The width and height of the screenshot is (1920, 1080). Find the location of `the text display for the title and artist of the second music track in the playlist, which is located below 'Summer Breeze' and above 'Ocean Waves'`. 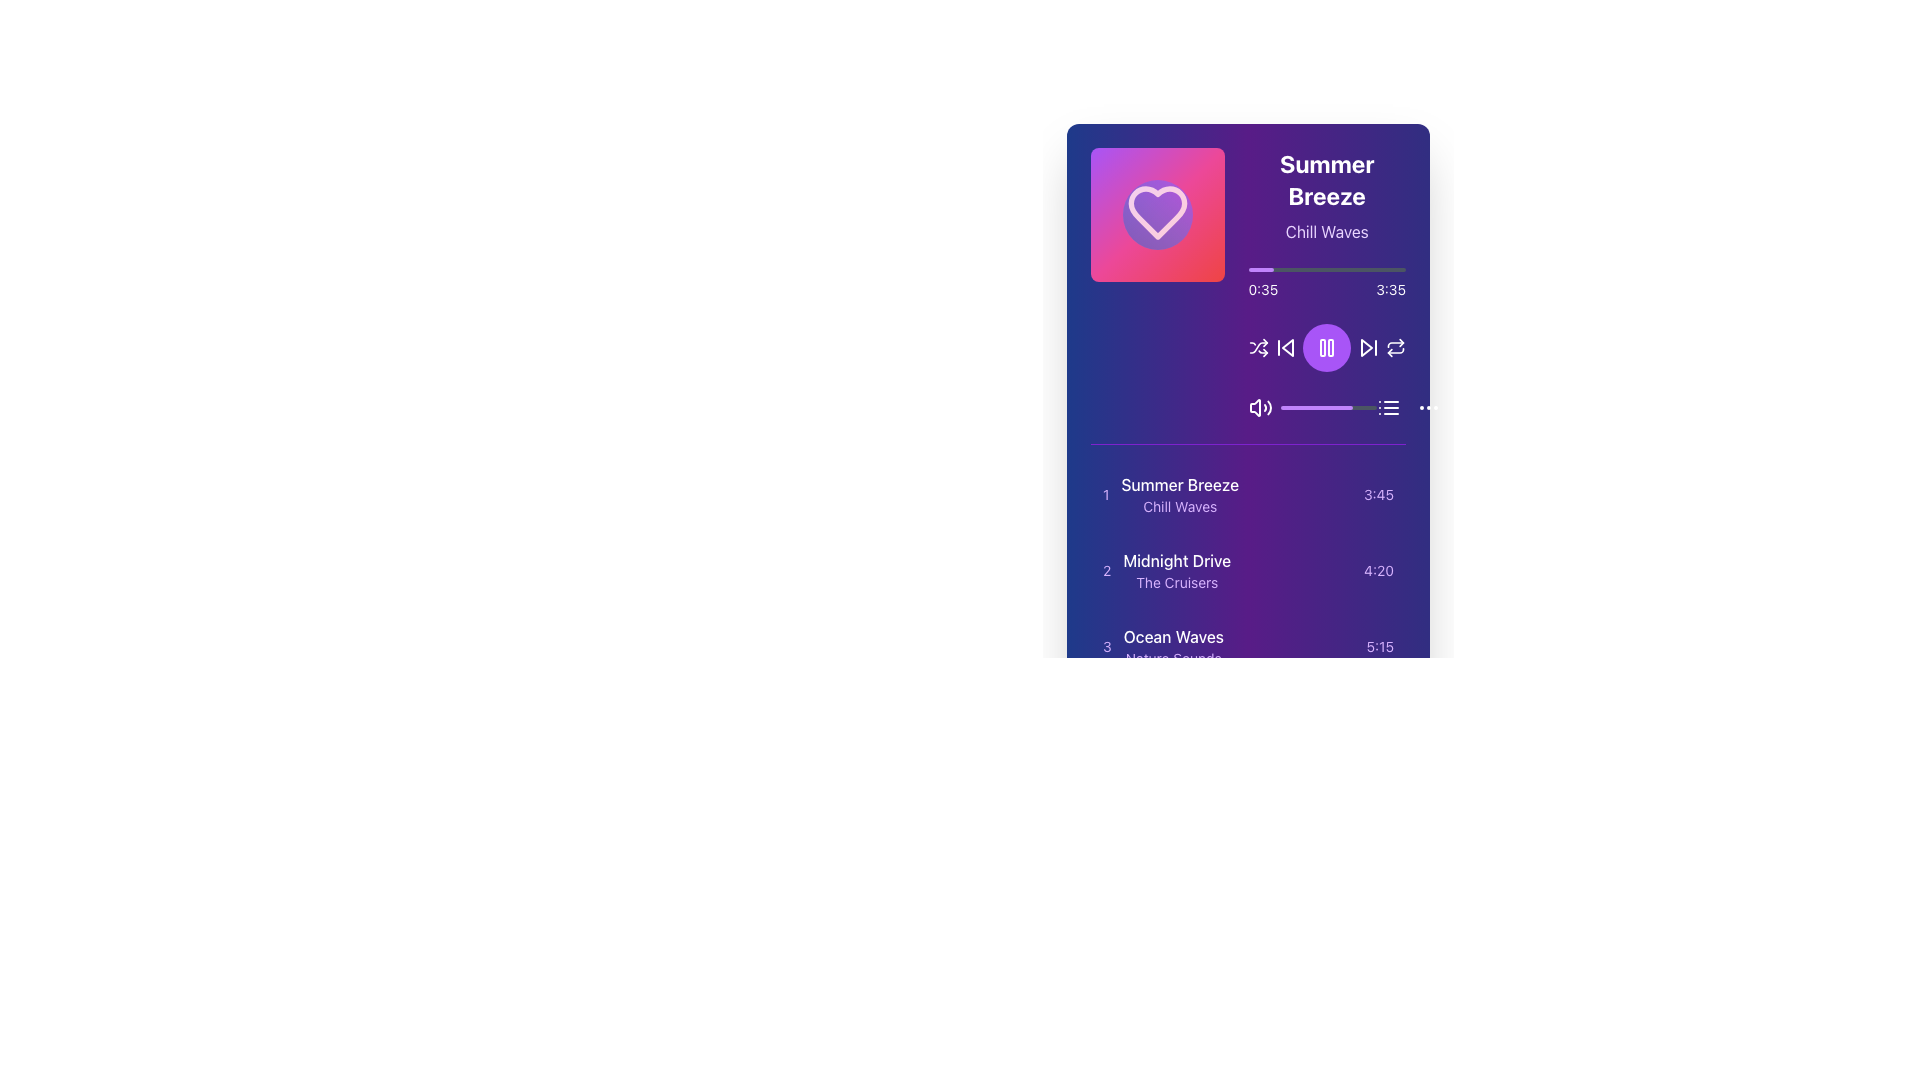

the text display for the title and artist of the second music track in the playlist, which is located below 'Summer Breeze' and above 'Ocean Waves' is located at coordinates (1177, 570).